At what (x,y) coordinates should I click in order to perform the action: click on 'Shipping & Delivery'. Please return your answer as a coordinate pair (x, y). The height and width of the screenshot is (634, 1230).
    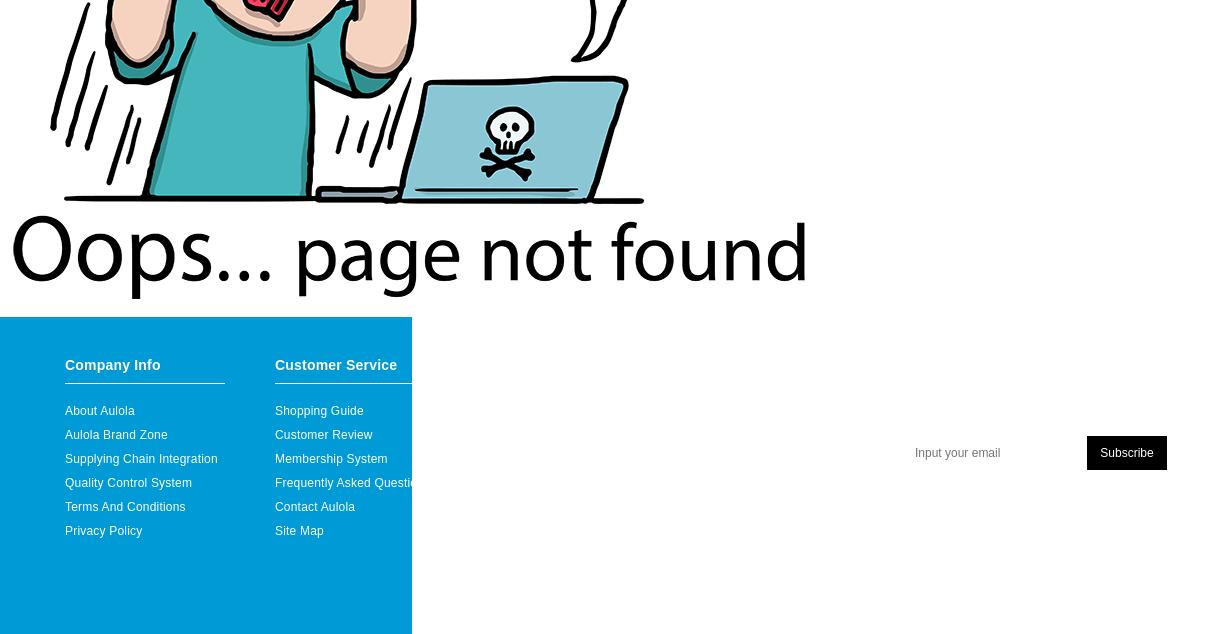
    Looking at the image, I should click on (537, 459).